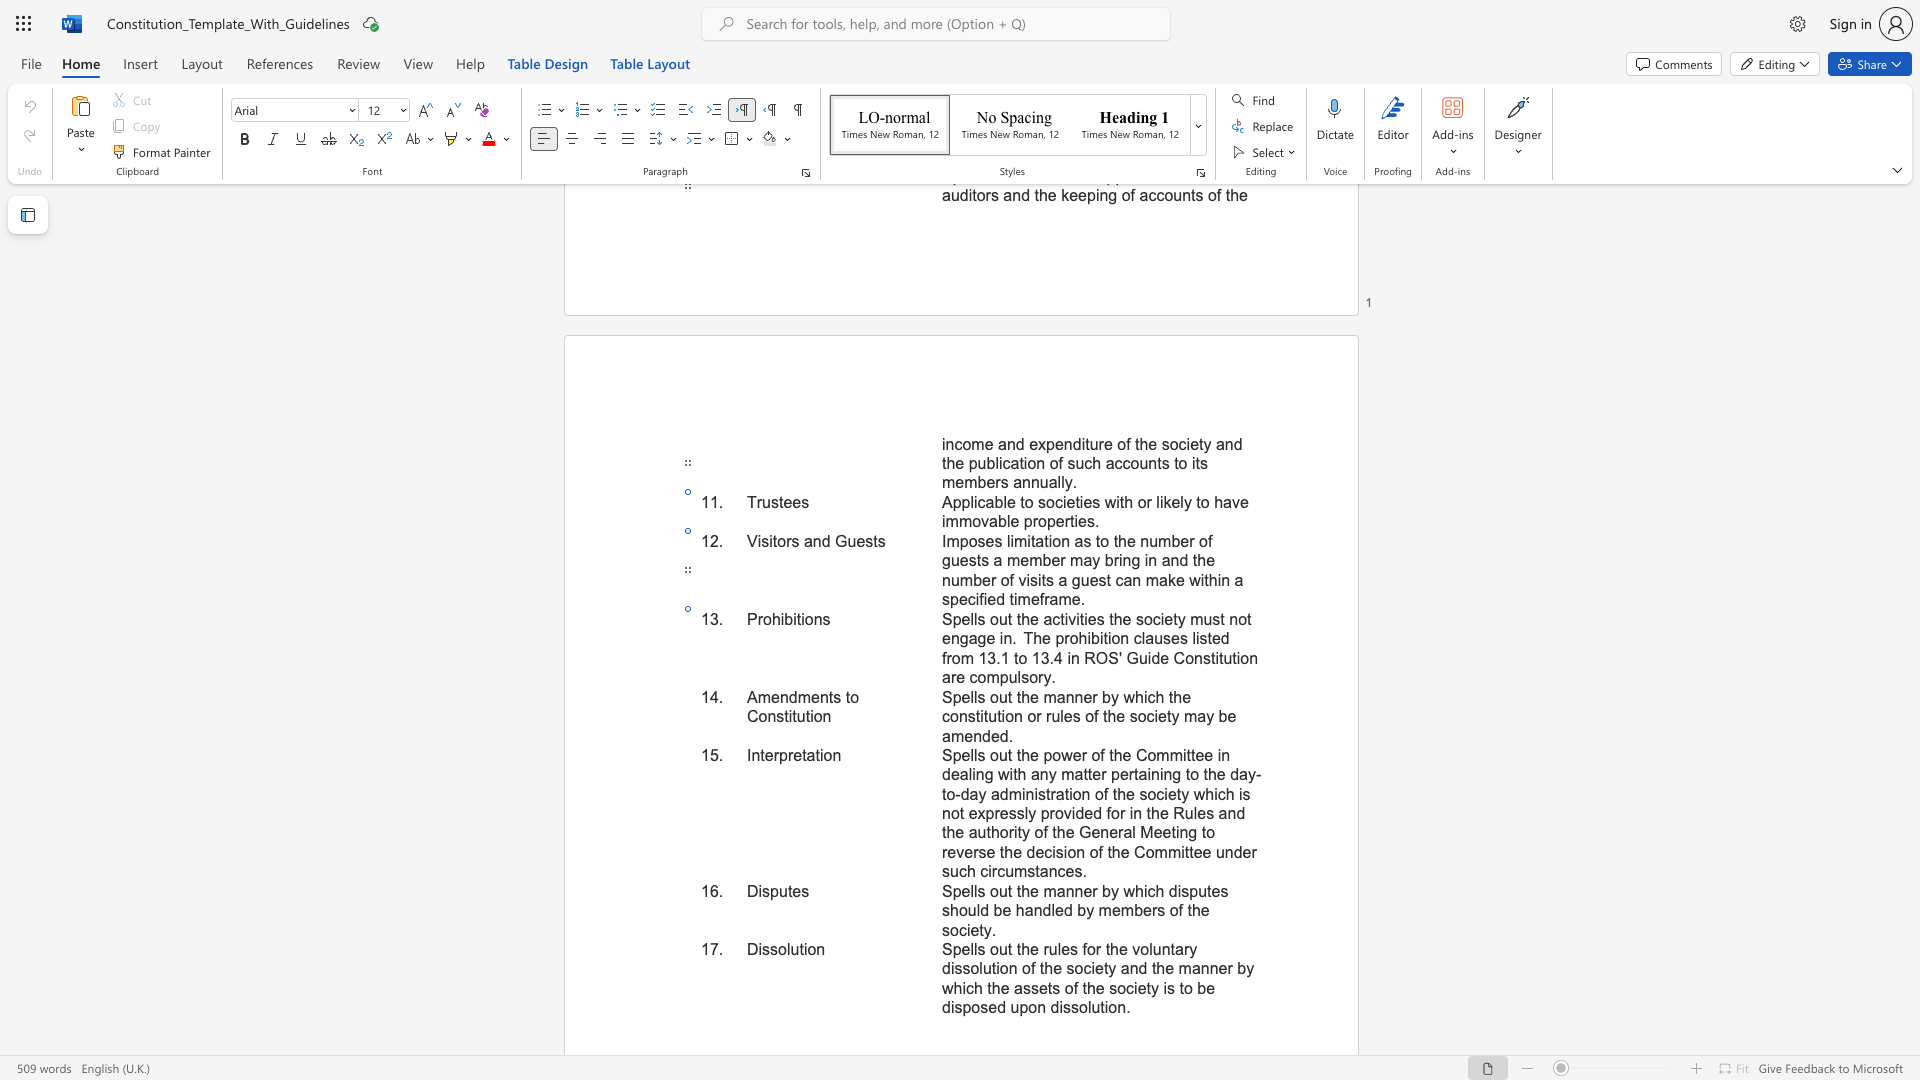 This screenshot has width=1920, height=1080. What do you see at coordinates (809, 618) in the screenshot?
I see `the 2th character "o" in the text` at bounding box center [809, 618].